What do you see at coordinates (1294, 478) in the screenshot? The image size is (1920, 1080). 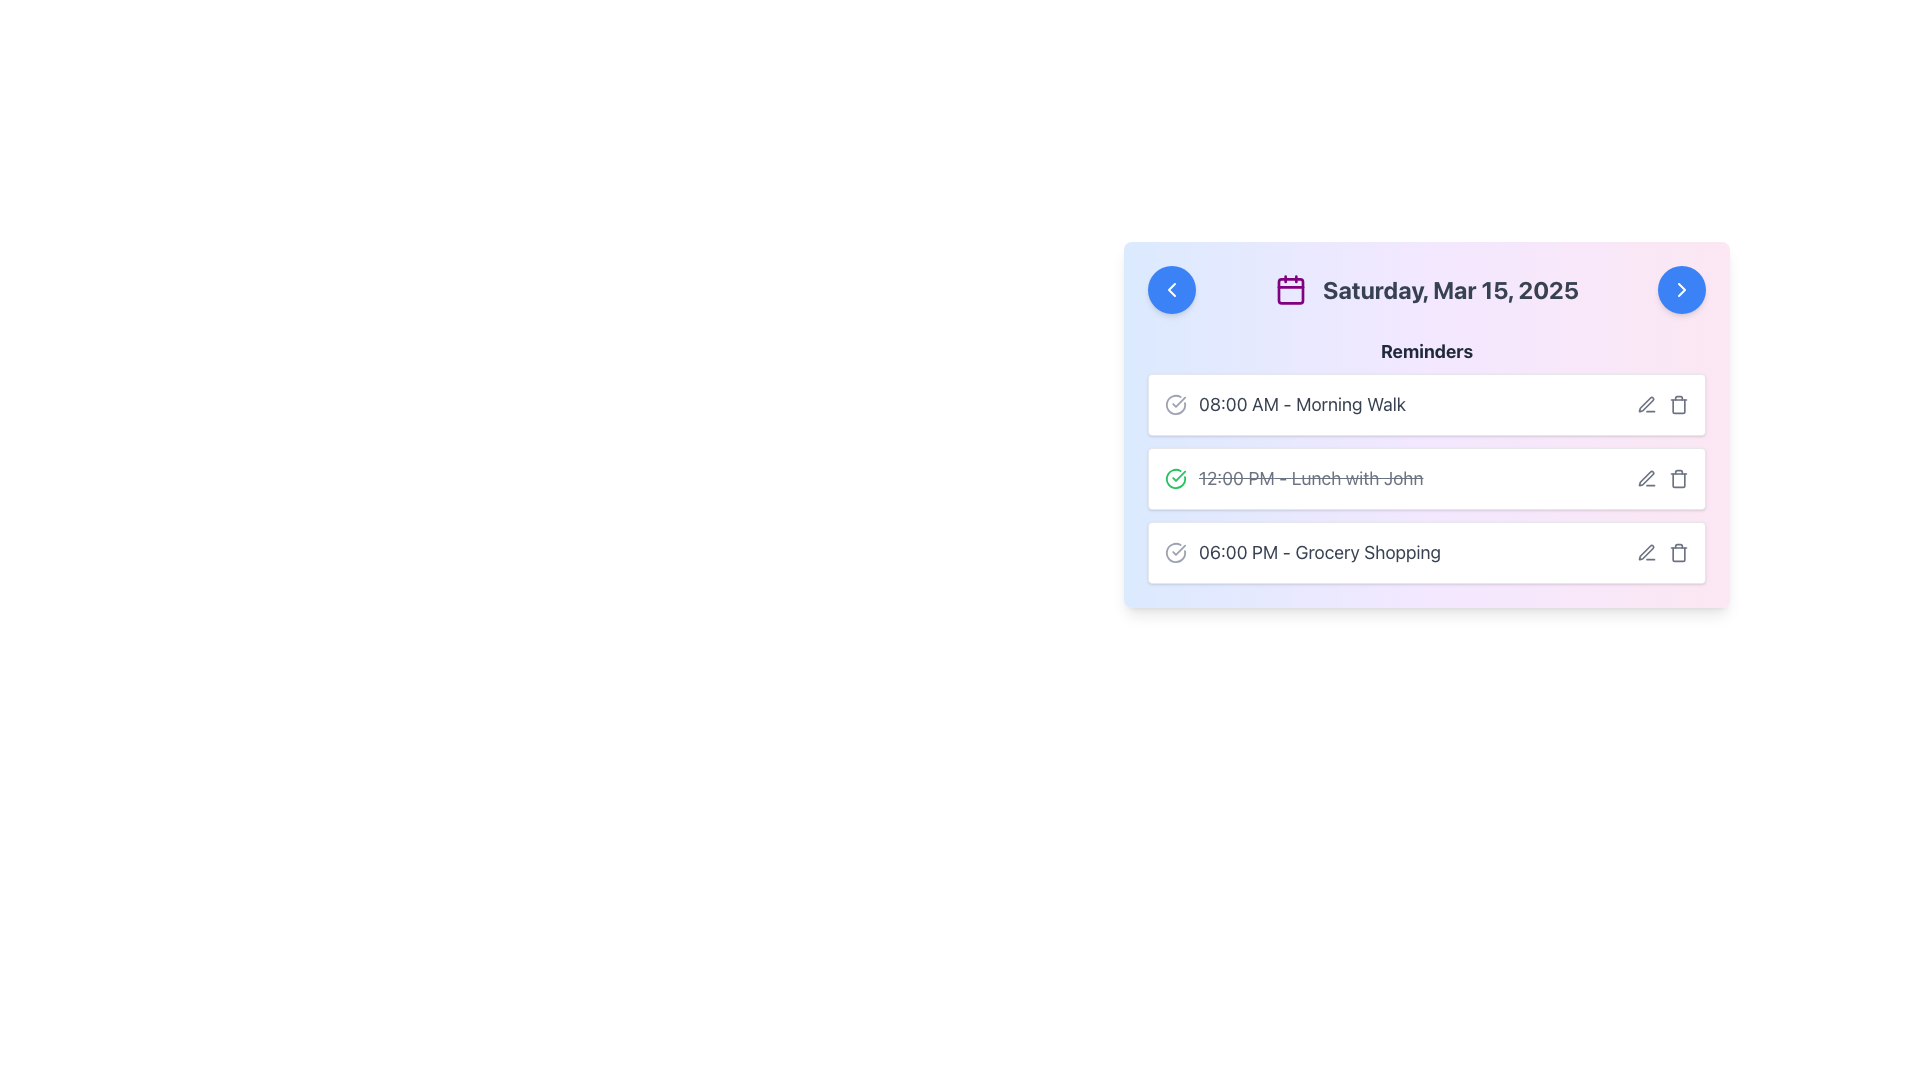 I see `the text label that displays '12:00 PM - Lunch with John' indicating a completed task with a strikethrough style` at bounding box center [1294, 478].